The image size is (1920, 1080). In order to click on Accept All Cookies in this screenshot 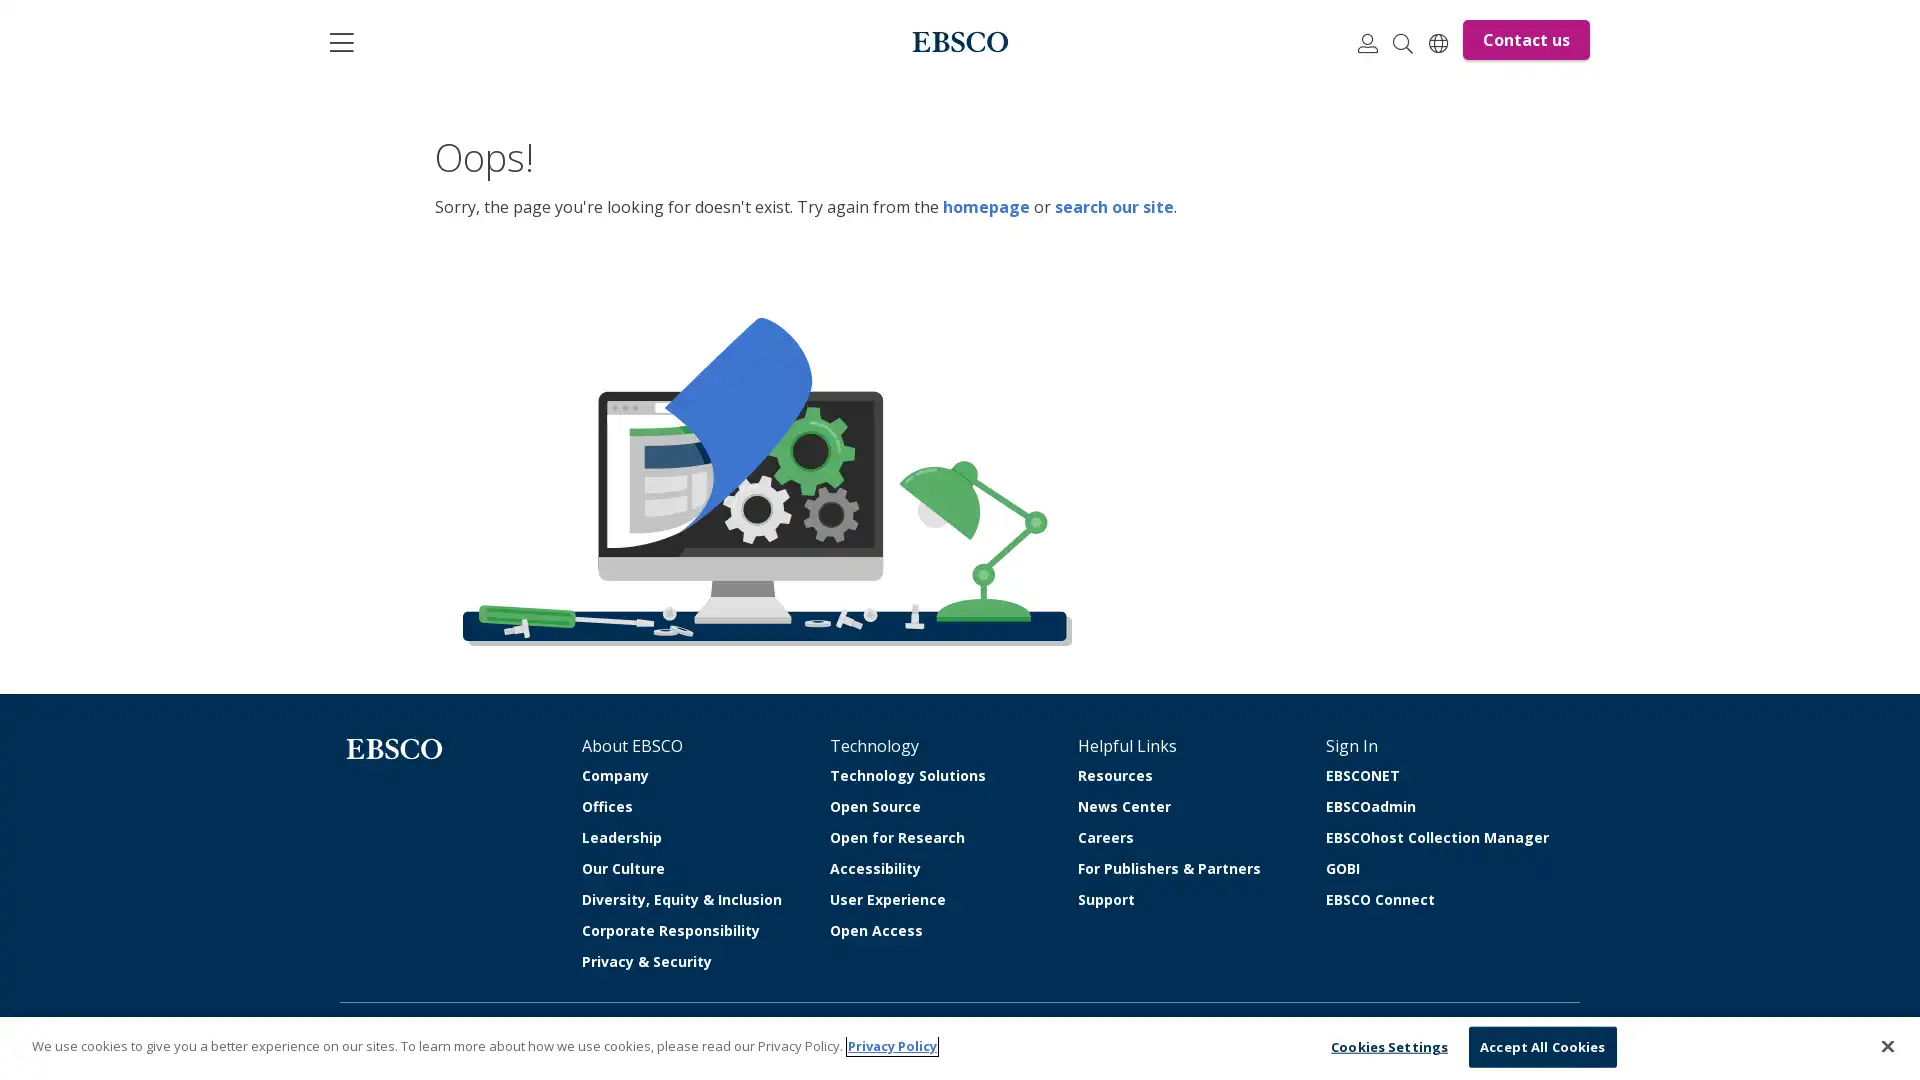, I will do `click(1541, 1045)`.